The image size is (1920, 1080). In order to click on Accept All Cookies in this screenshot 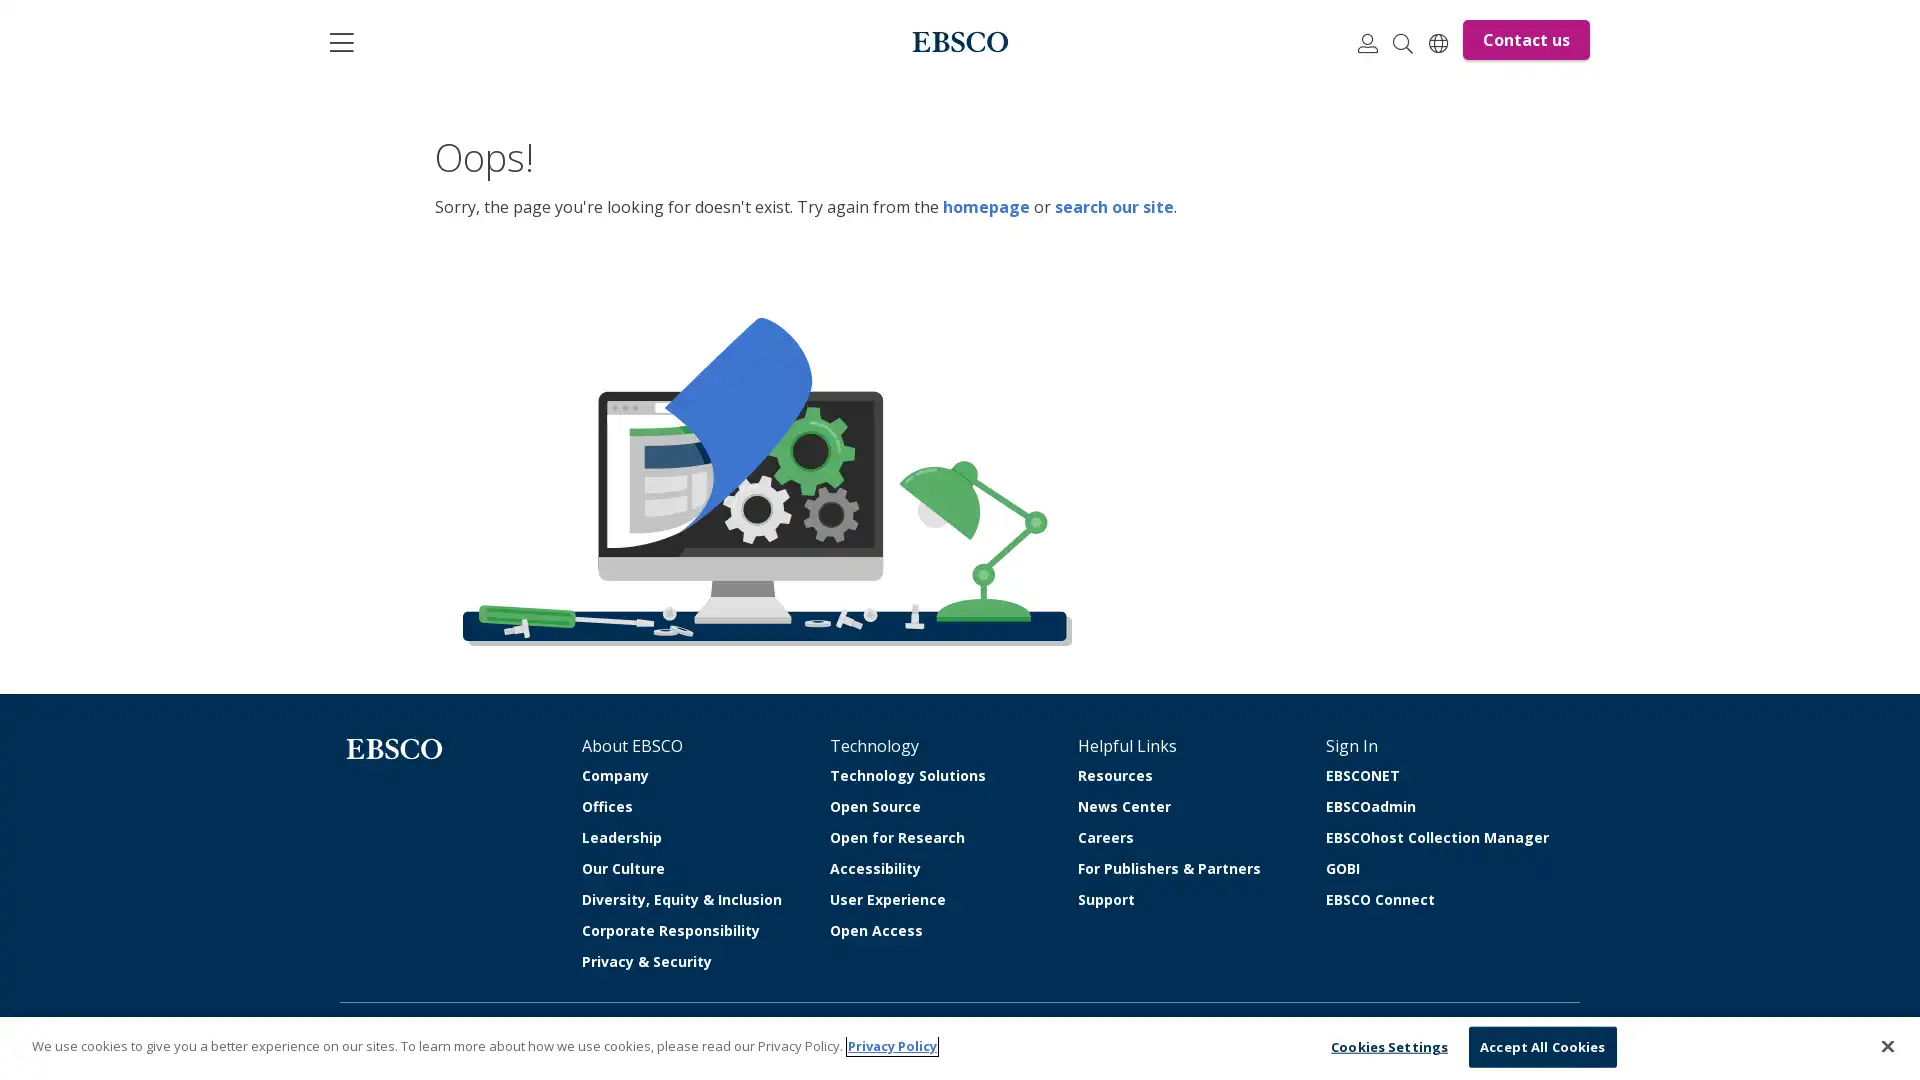, I will do `click(1541, 1045)`.